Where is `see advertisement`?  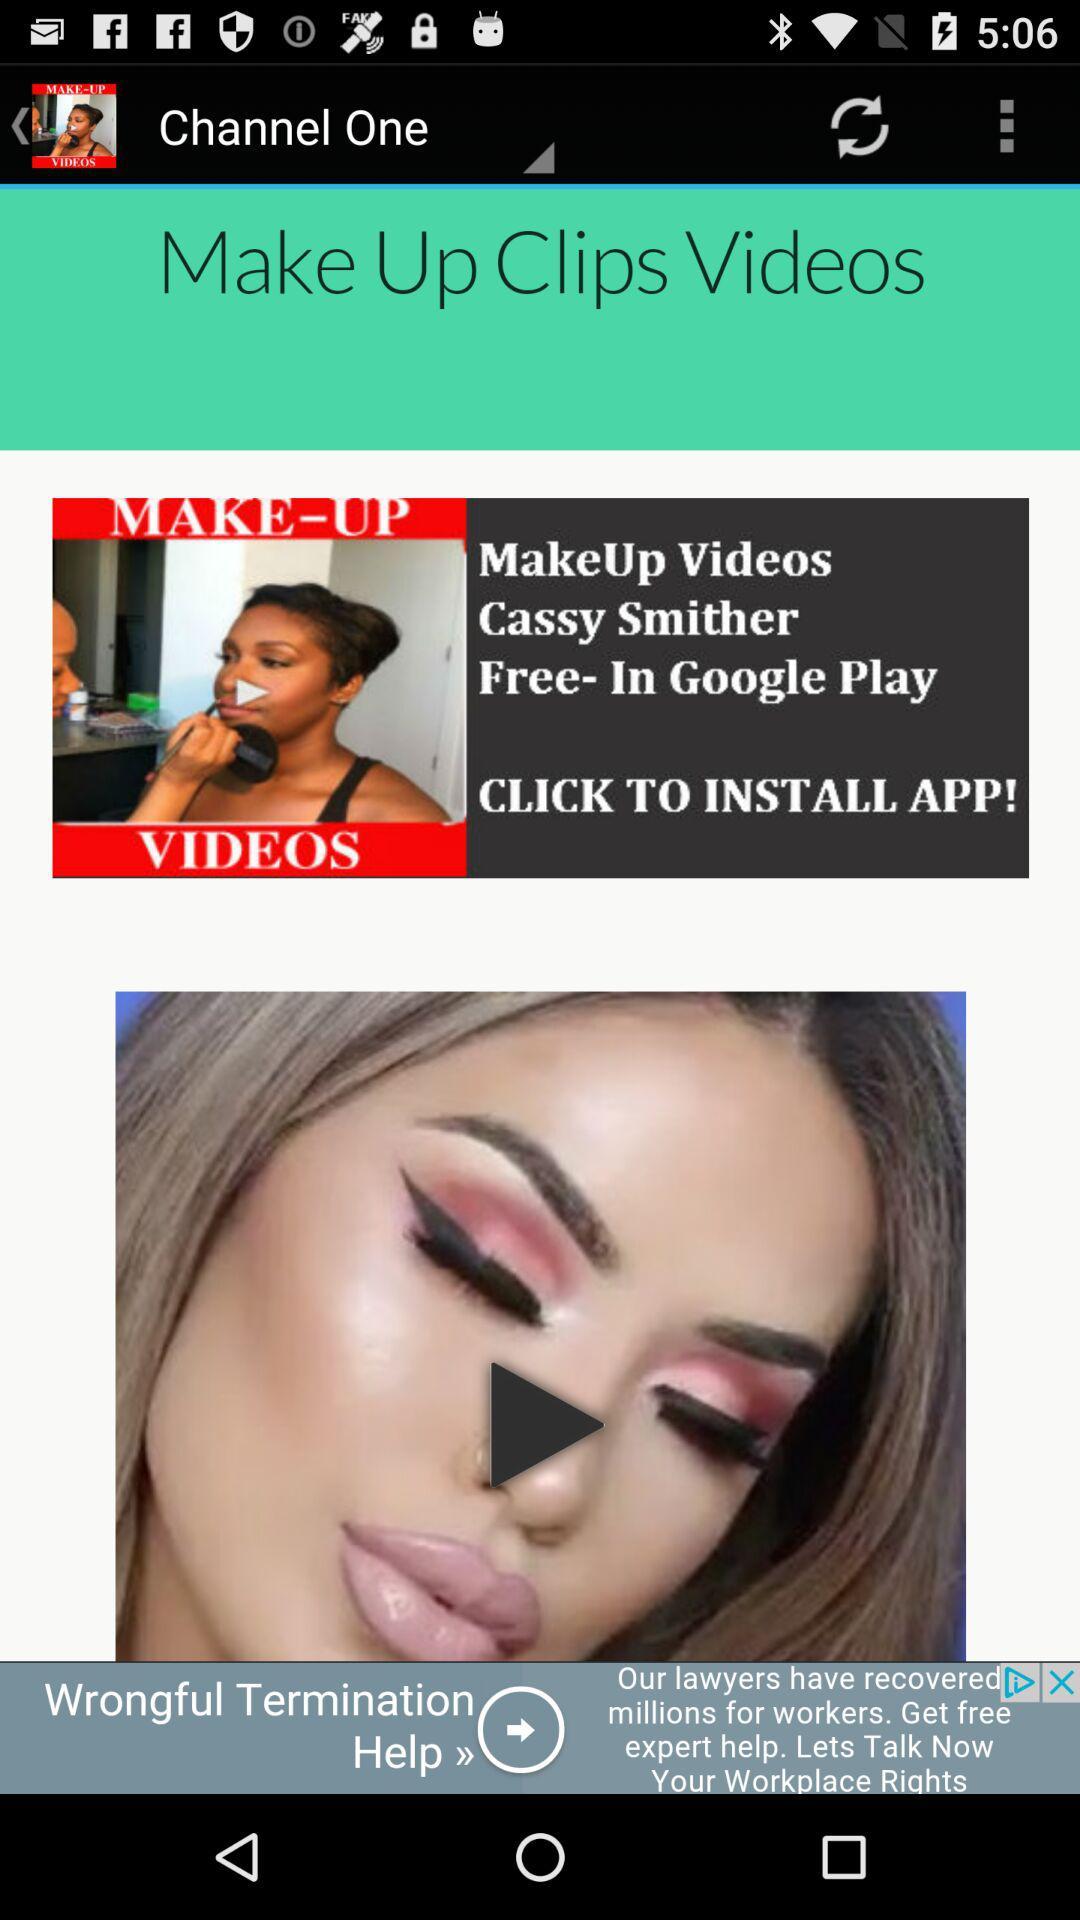
see advertisement is located at coordinates (540, 1727).